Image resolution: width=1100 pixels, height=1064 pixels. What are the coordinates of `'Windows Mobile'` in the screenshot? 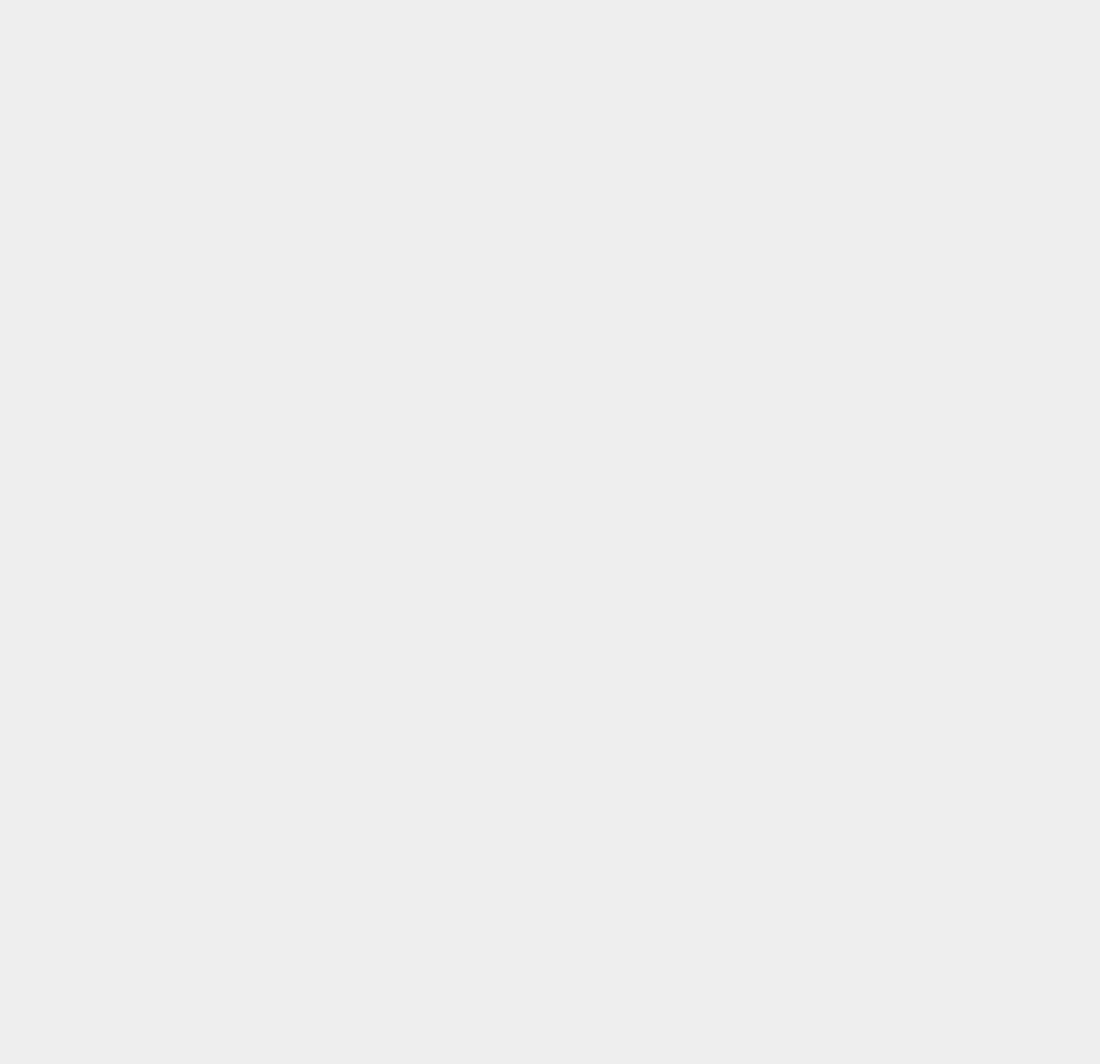 It's located at (827, 880).